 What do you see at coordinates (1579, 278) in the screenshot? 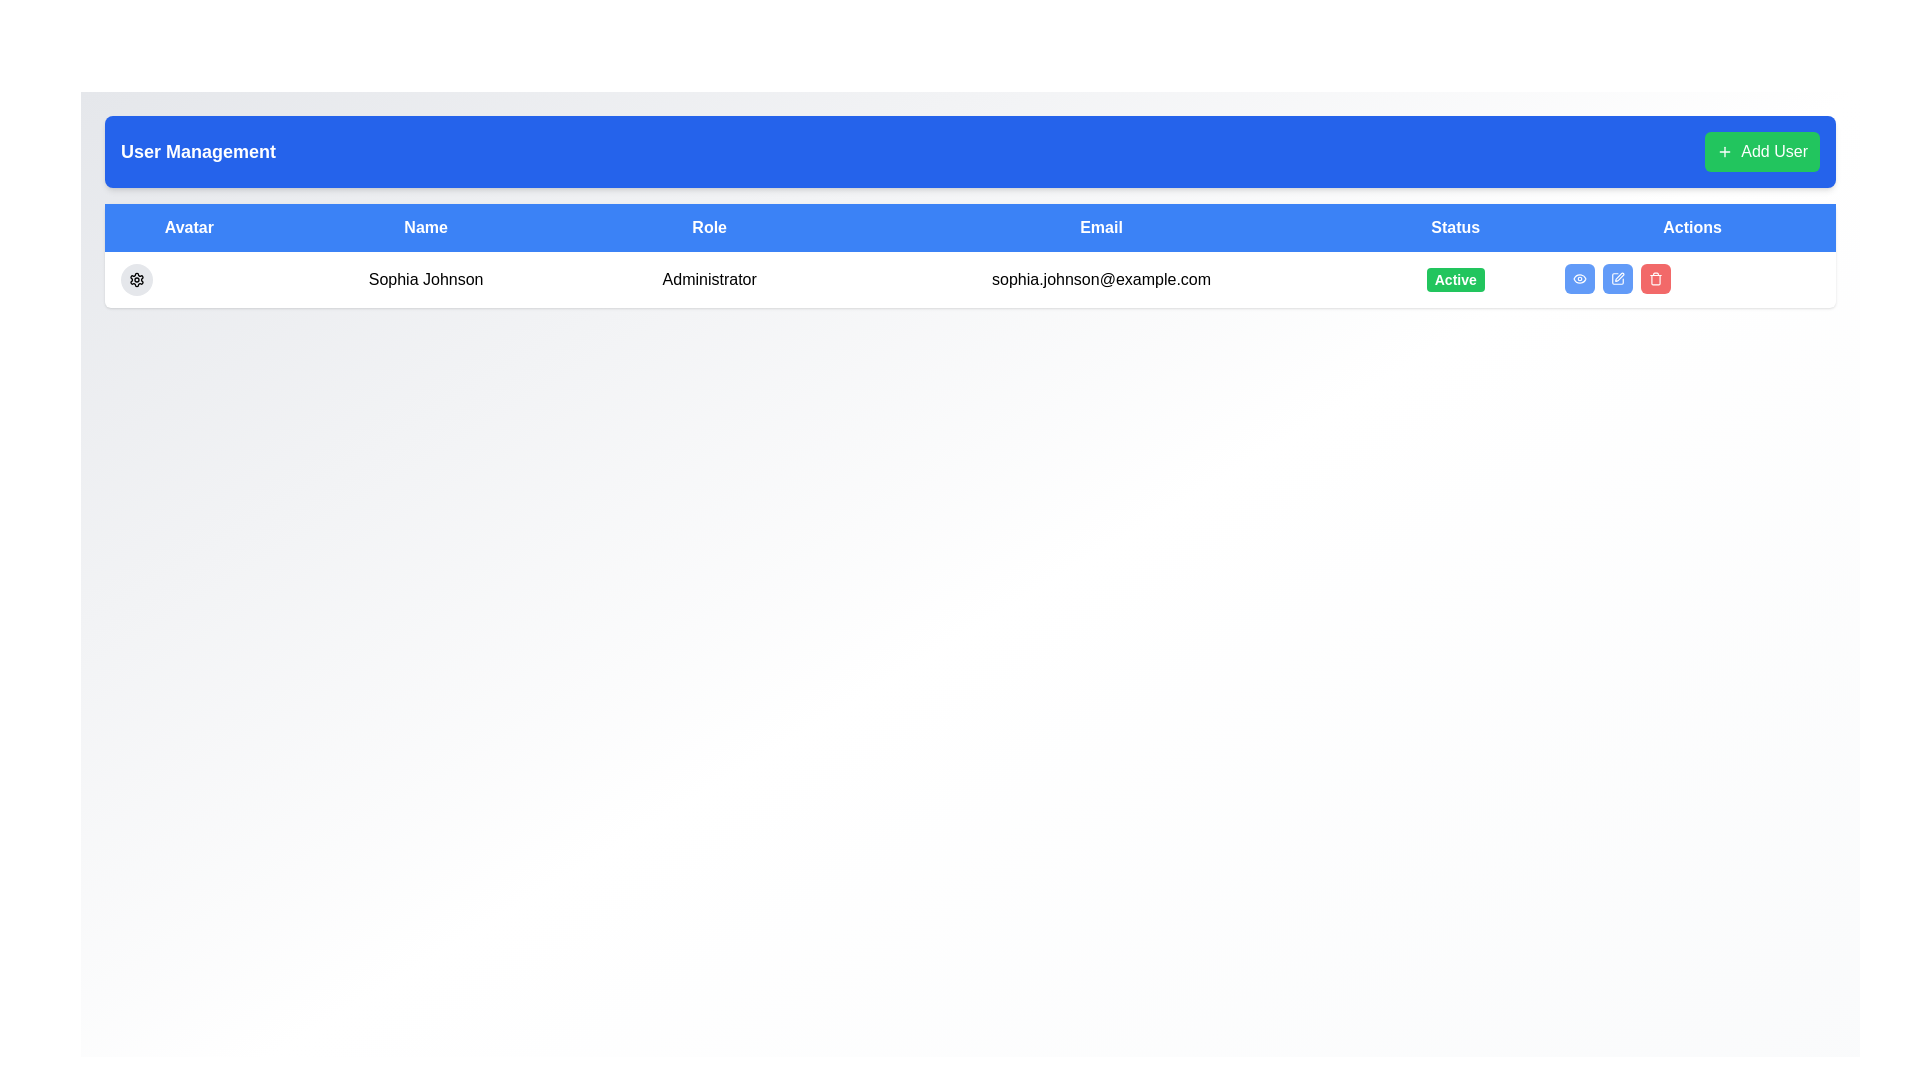
I see `the 'View' button in the 'Actions' column for the user 'Sophia Johnson' to change its visual appearance` at bounding box center [1579, 278].